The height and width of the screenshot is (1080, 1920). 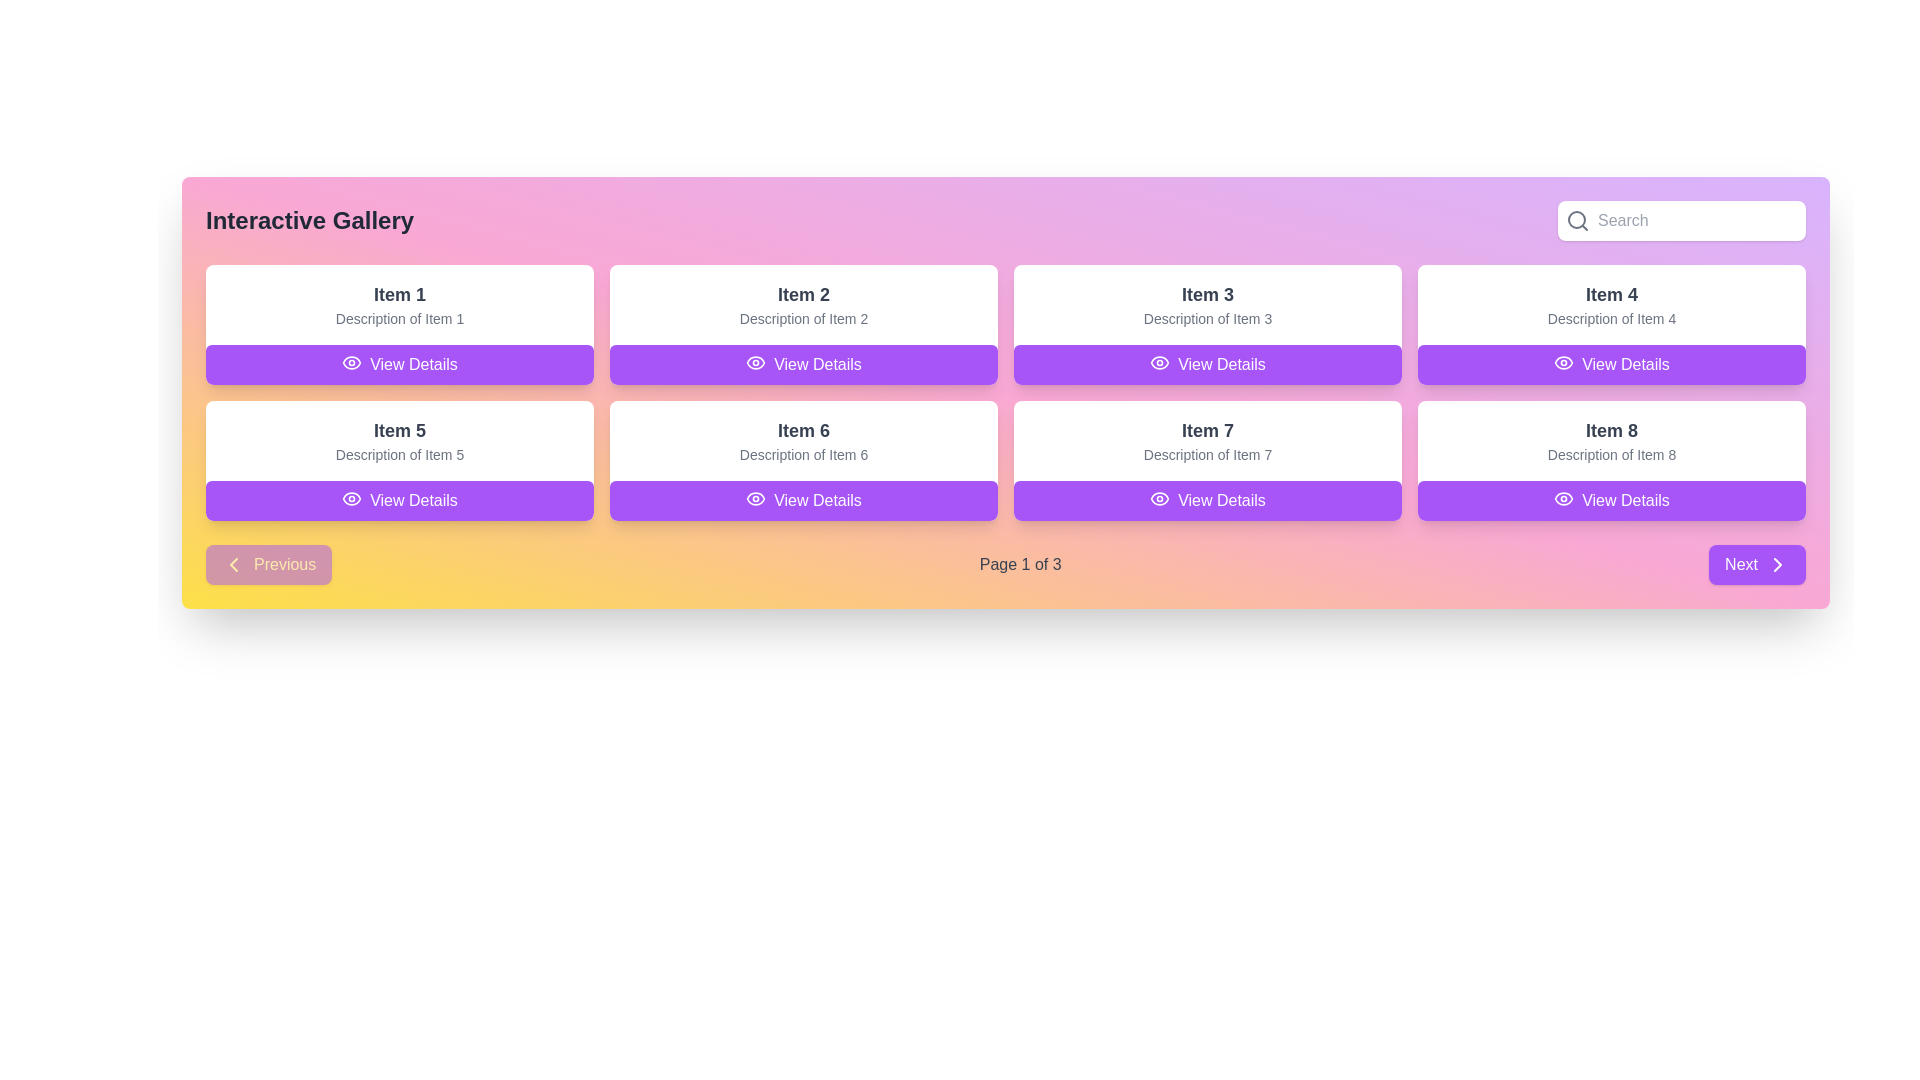 I want to click on the 'eye' icon within the 'View Details' button of 'Item 5' in the second row, left column of the grid layout, so click(x=352, y=362).